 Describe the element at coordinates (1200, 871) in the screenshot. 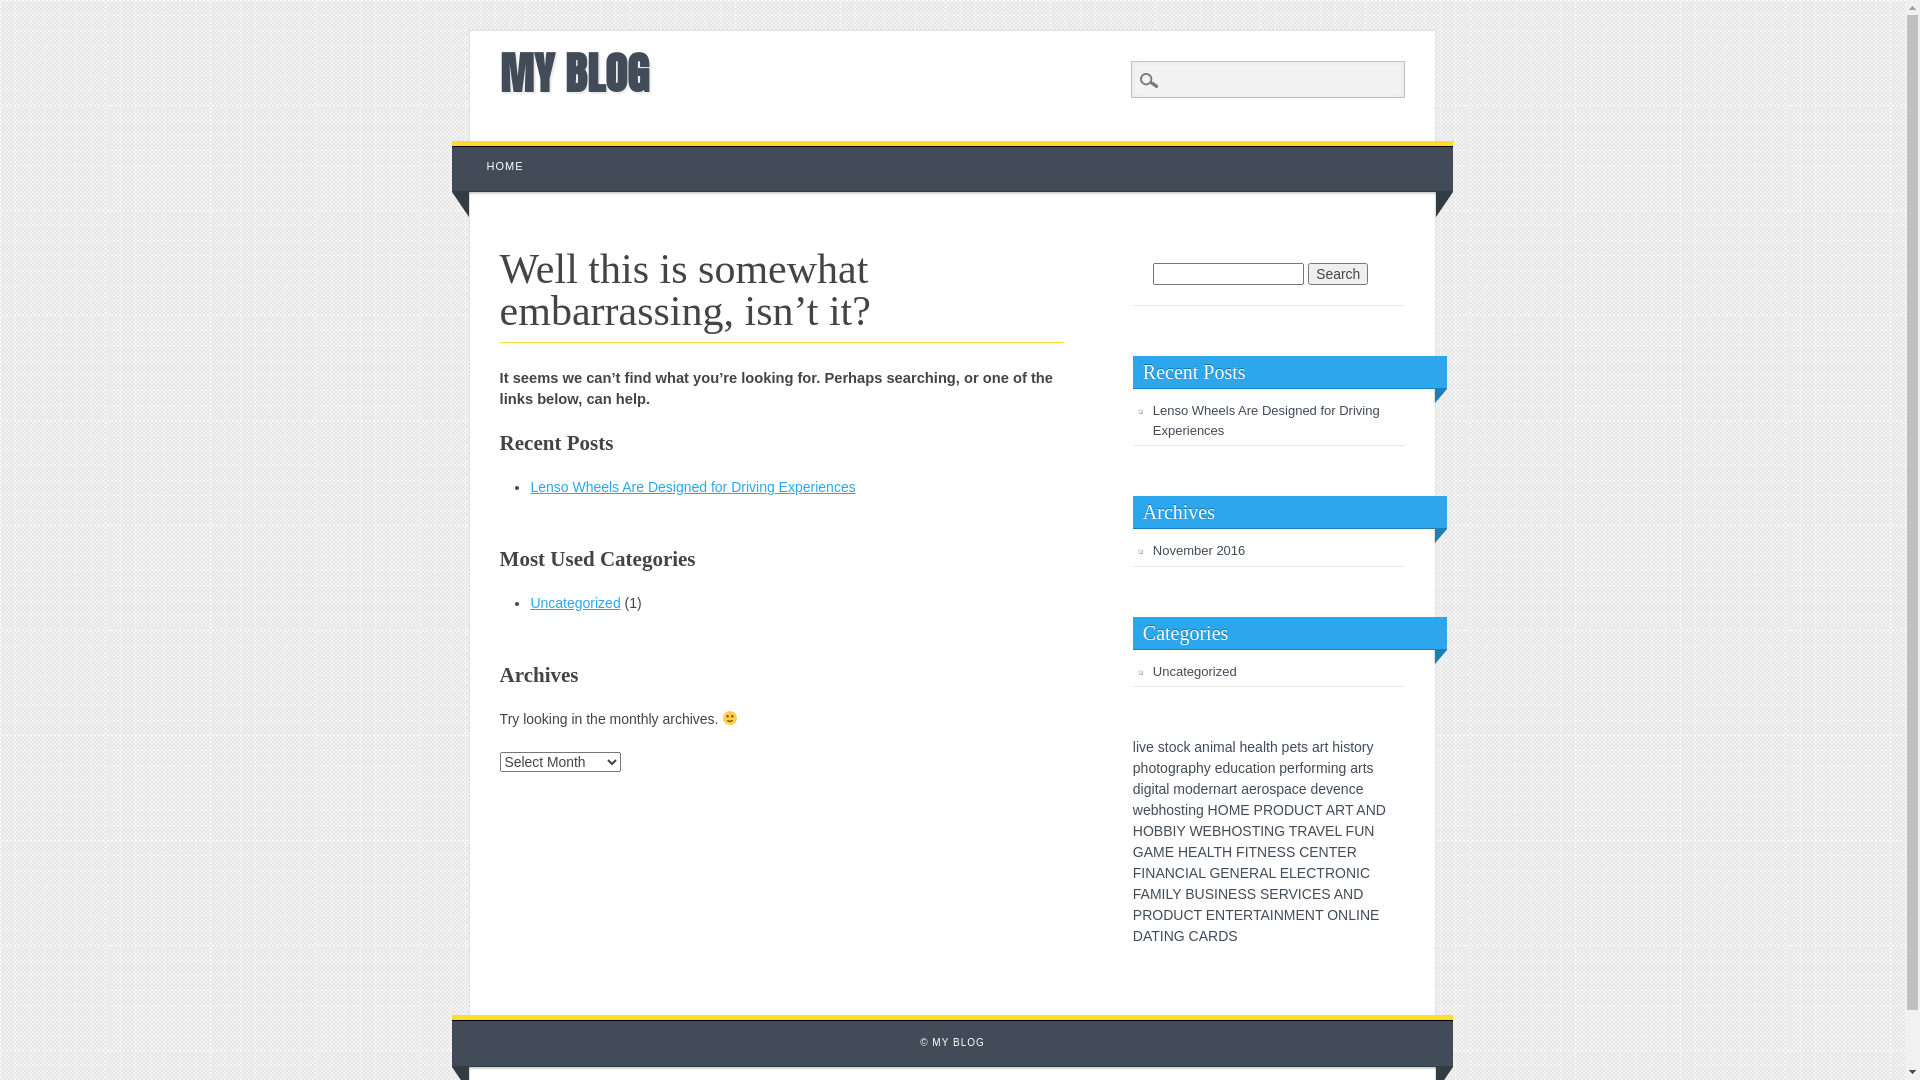

I see `'L'` at that location.